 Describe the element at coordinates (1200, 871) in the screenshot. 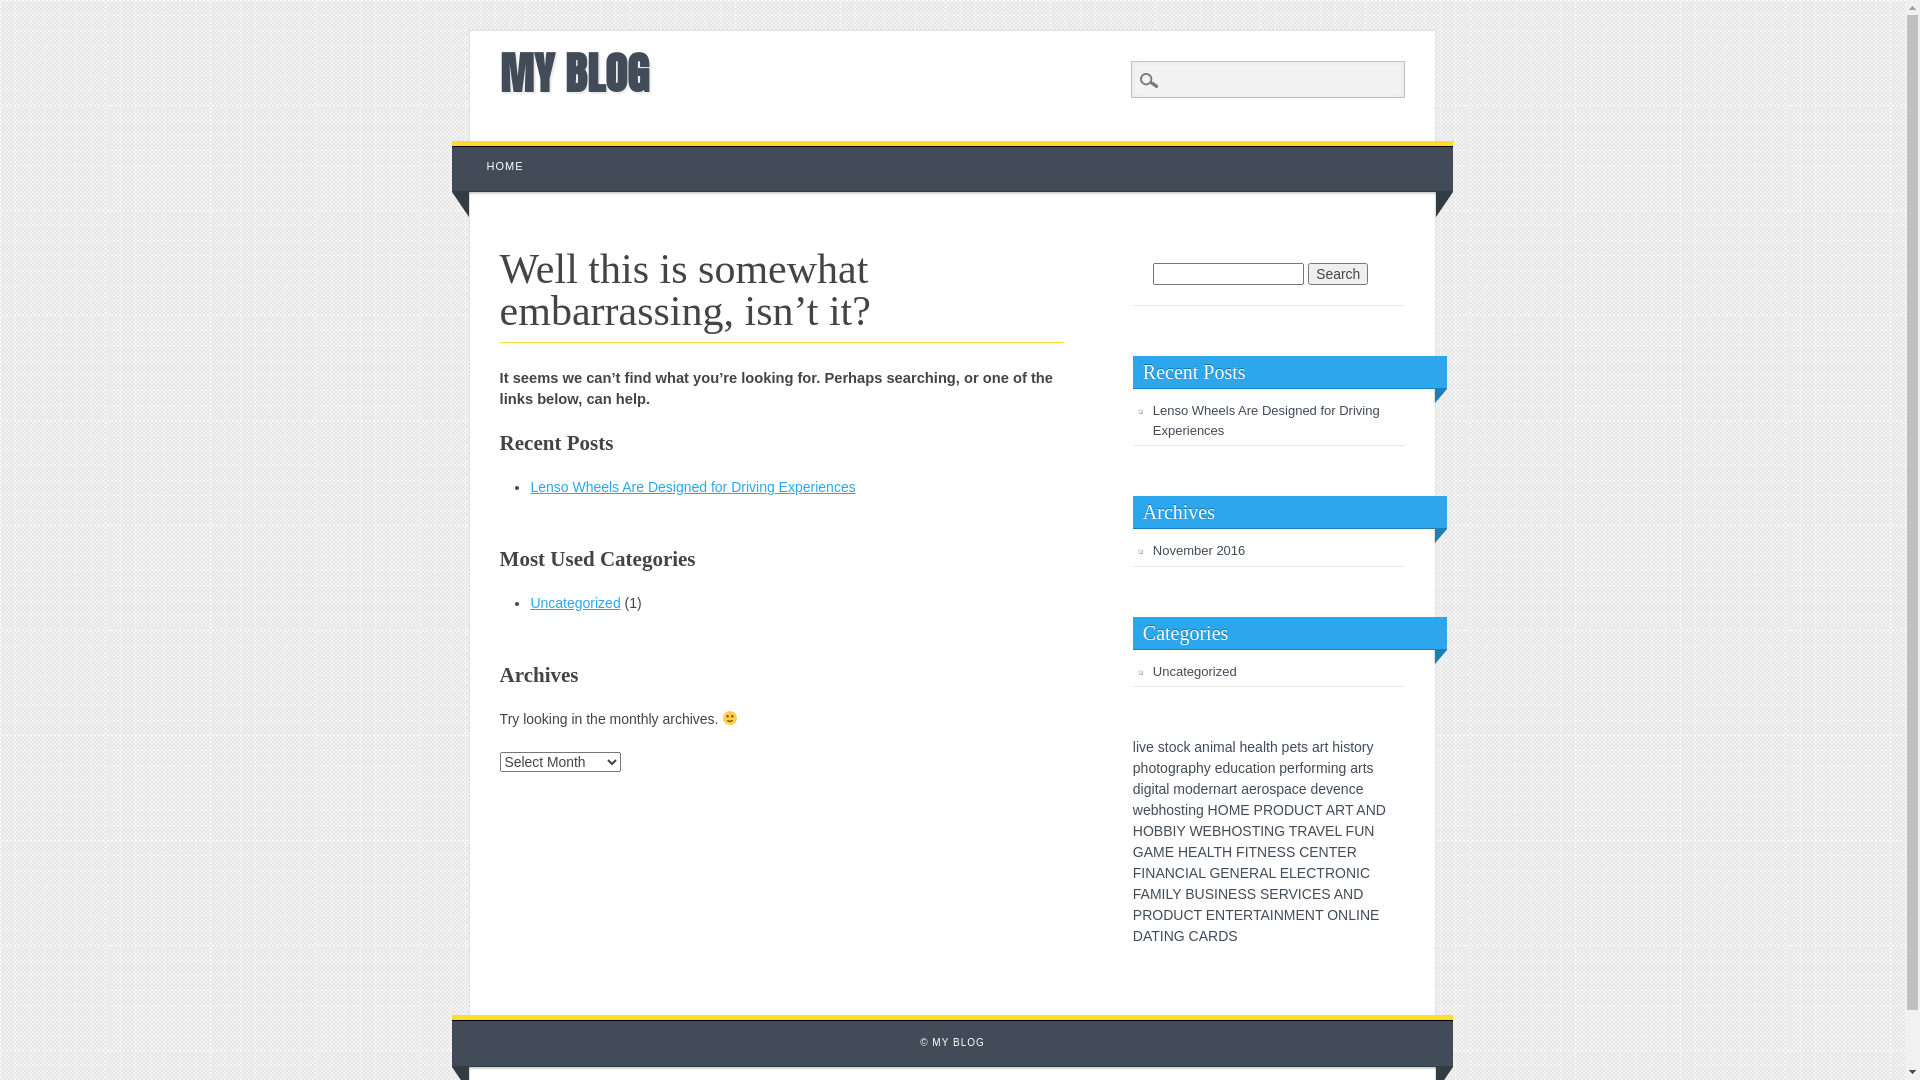

I see `'L'` at that location.